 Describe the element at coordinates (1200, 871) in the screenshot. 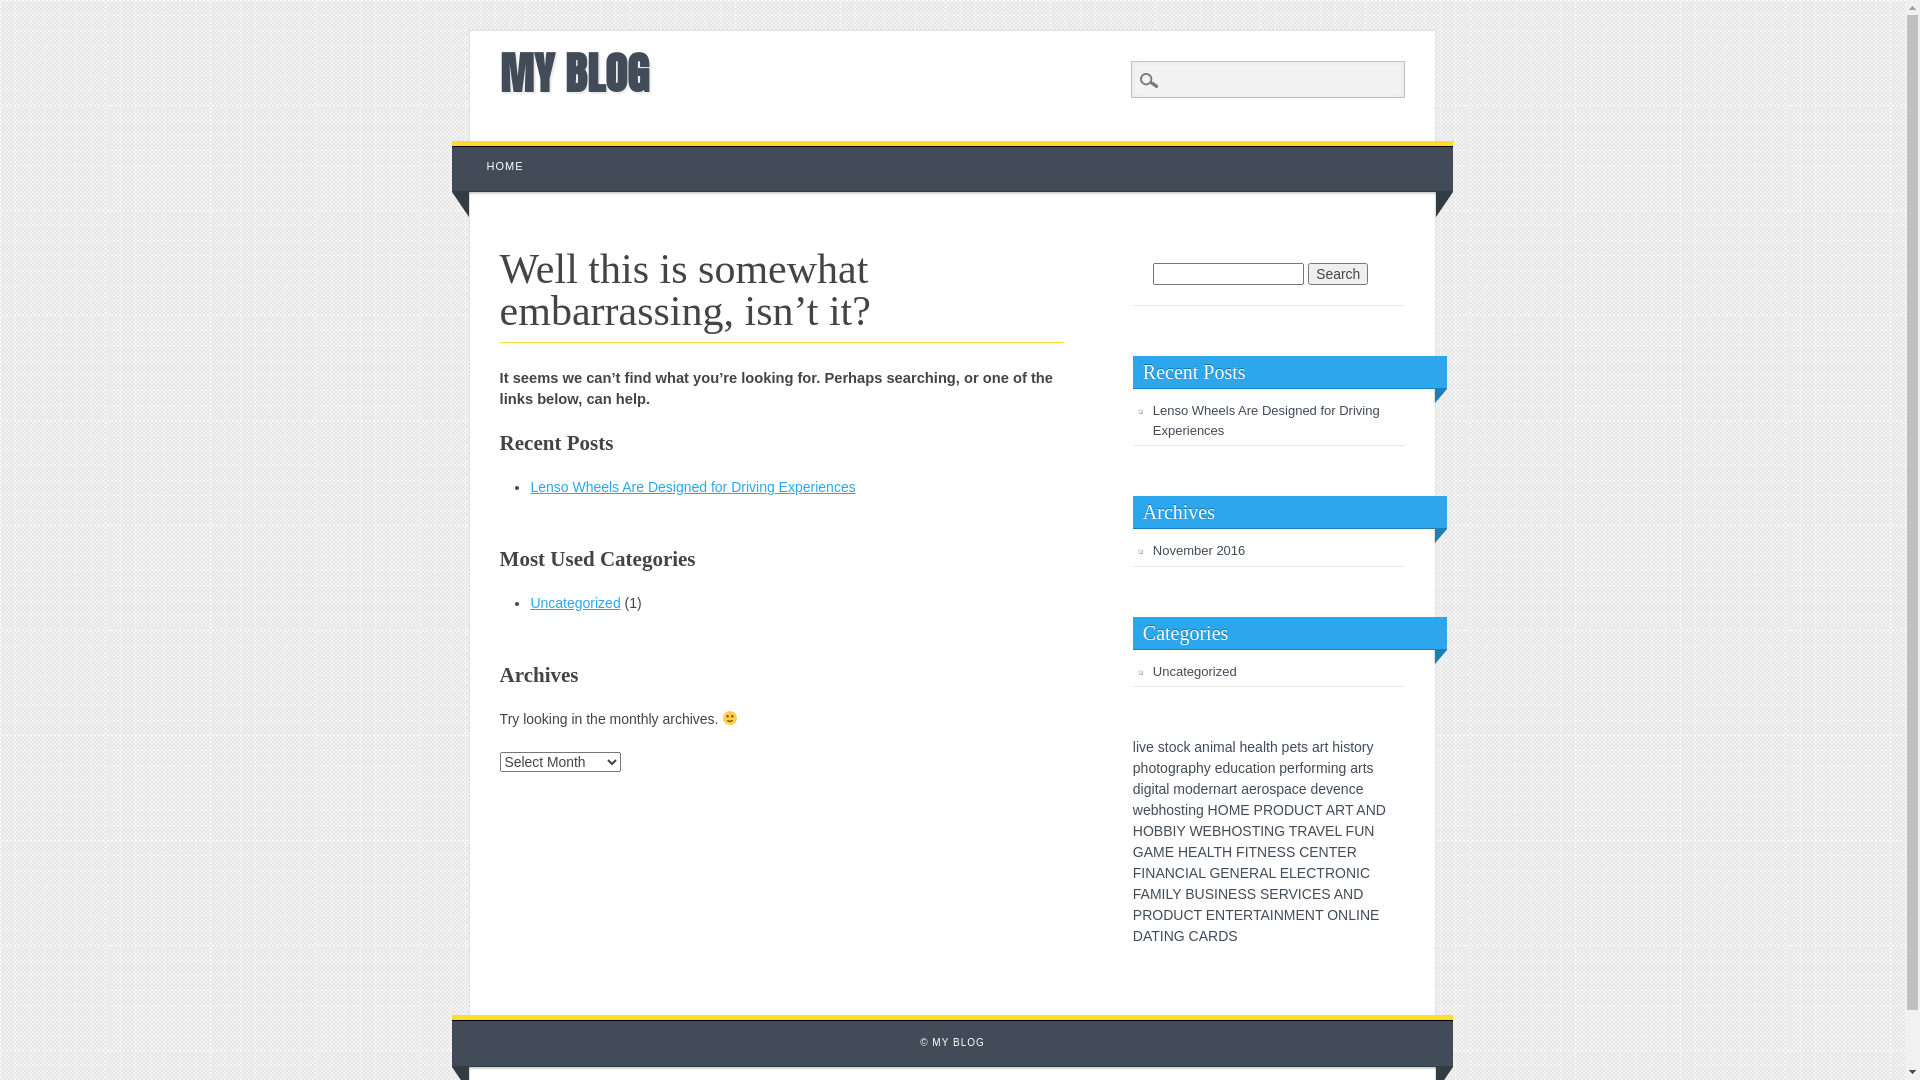

I see `'L'` at that location.